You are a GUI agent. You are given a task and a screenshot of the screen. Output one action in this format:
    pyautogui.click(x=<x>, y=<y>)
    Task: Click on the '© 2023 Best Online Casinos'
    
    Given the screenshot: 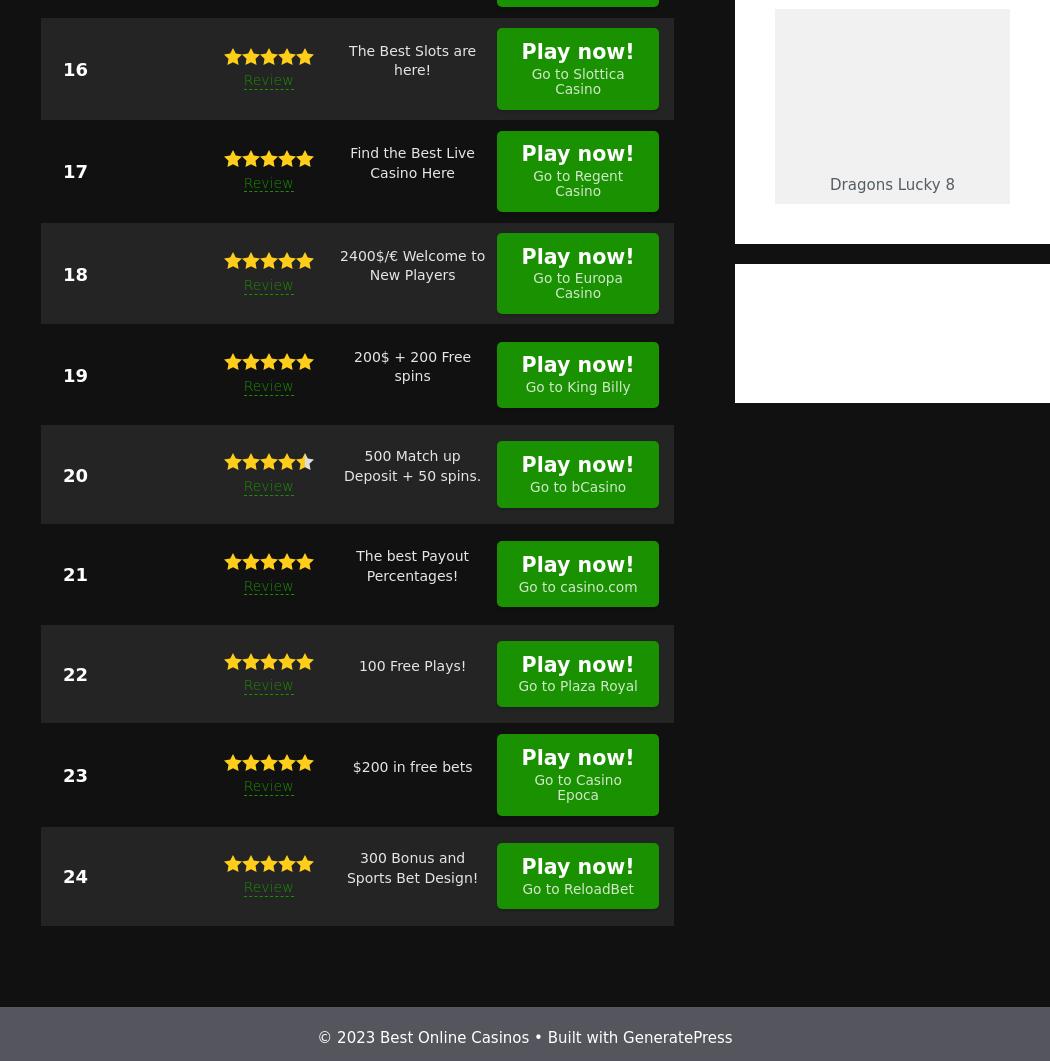 What is the action you would take?
    pyautogui.click(x=422, y=1036)
    